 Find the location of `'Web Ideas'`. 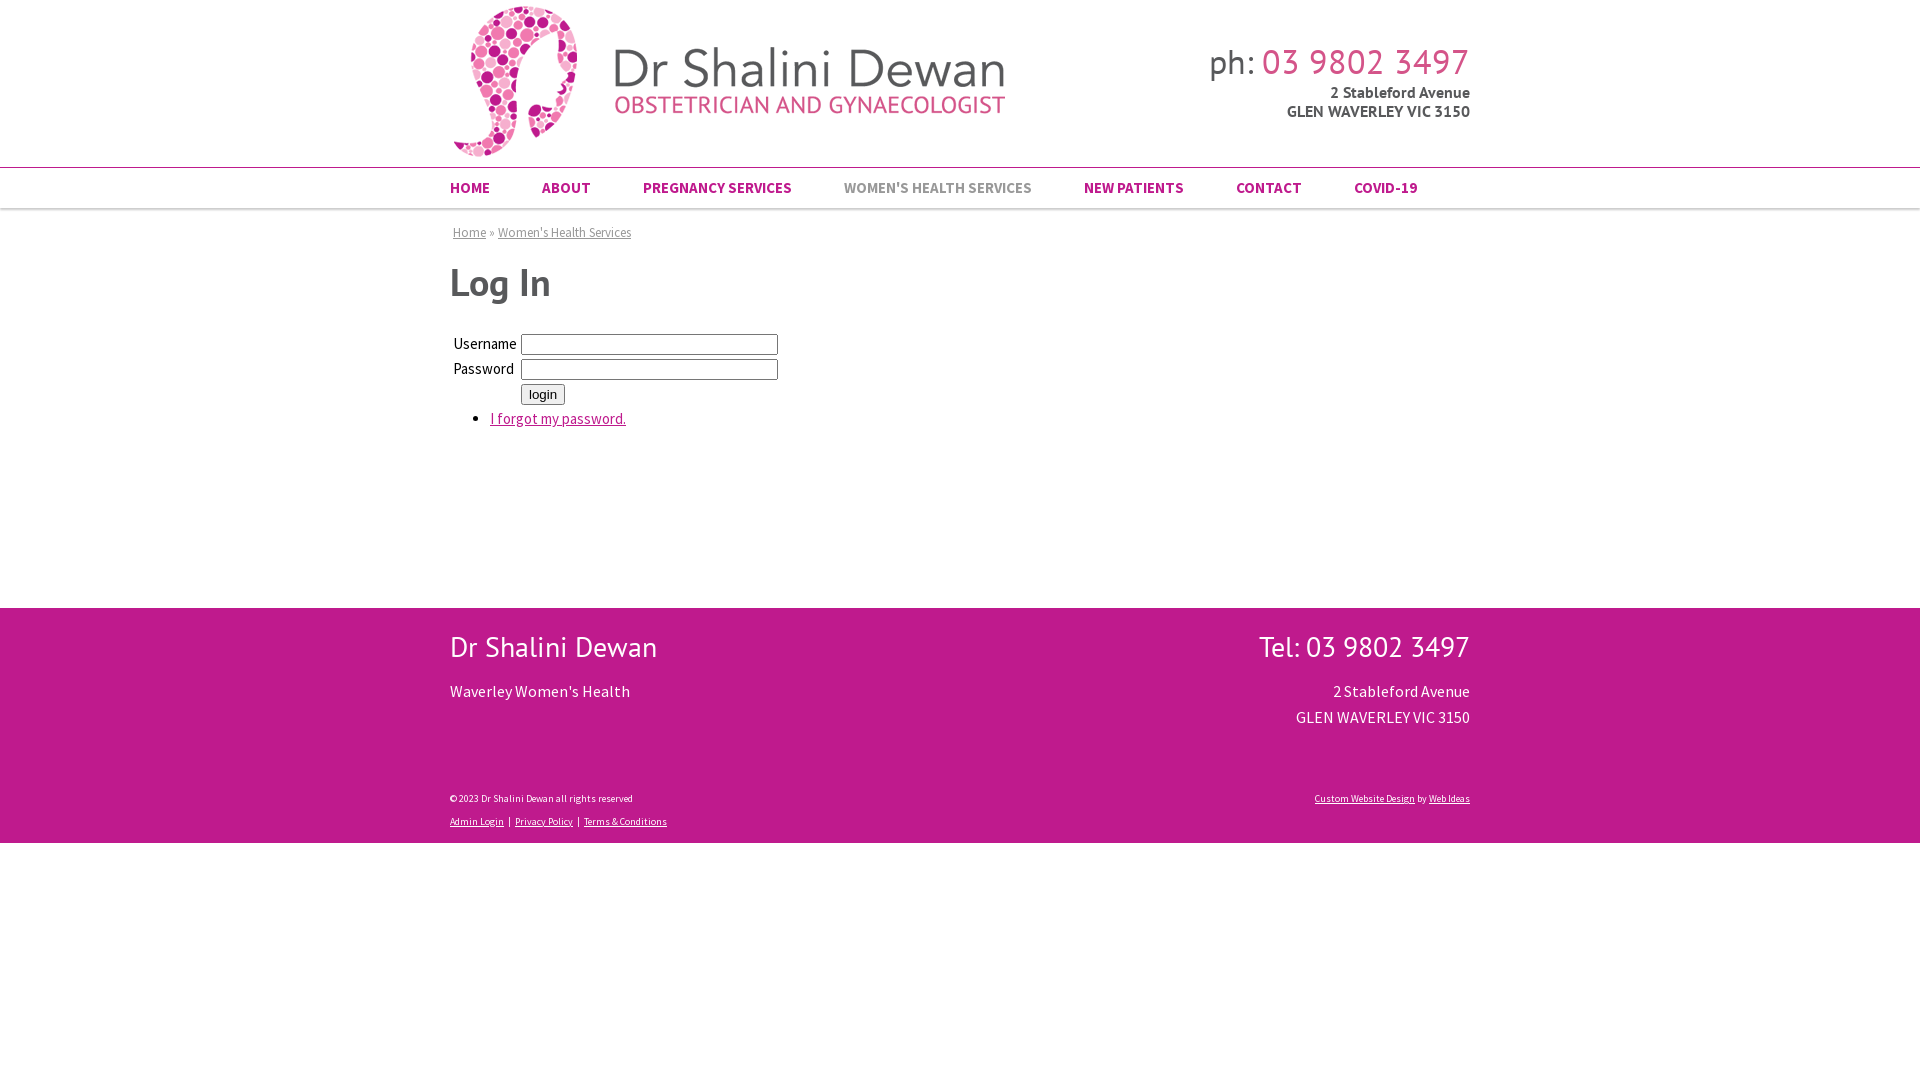

'Web Ideas' is located at coordinates (1449, 797).